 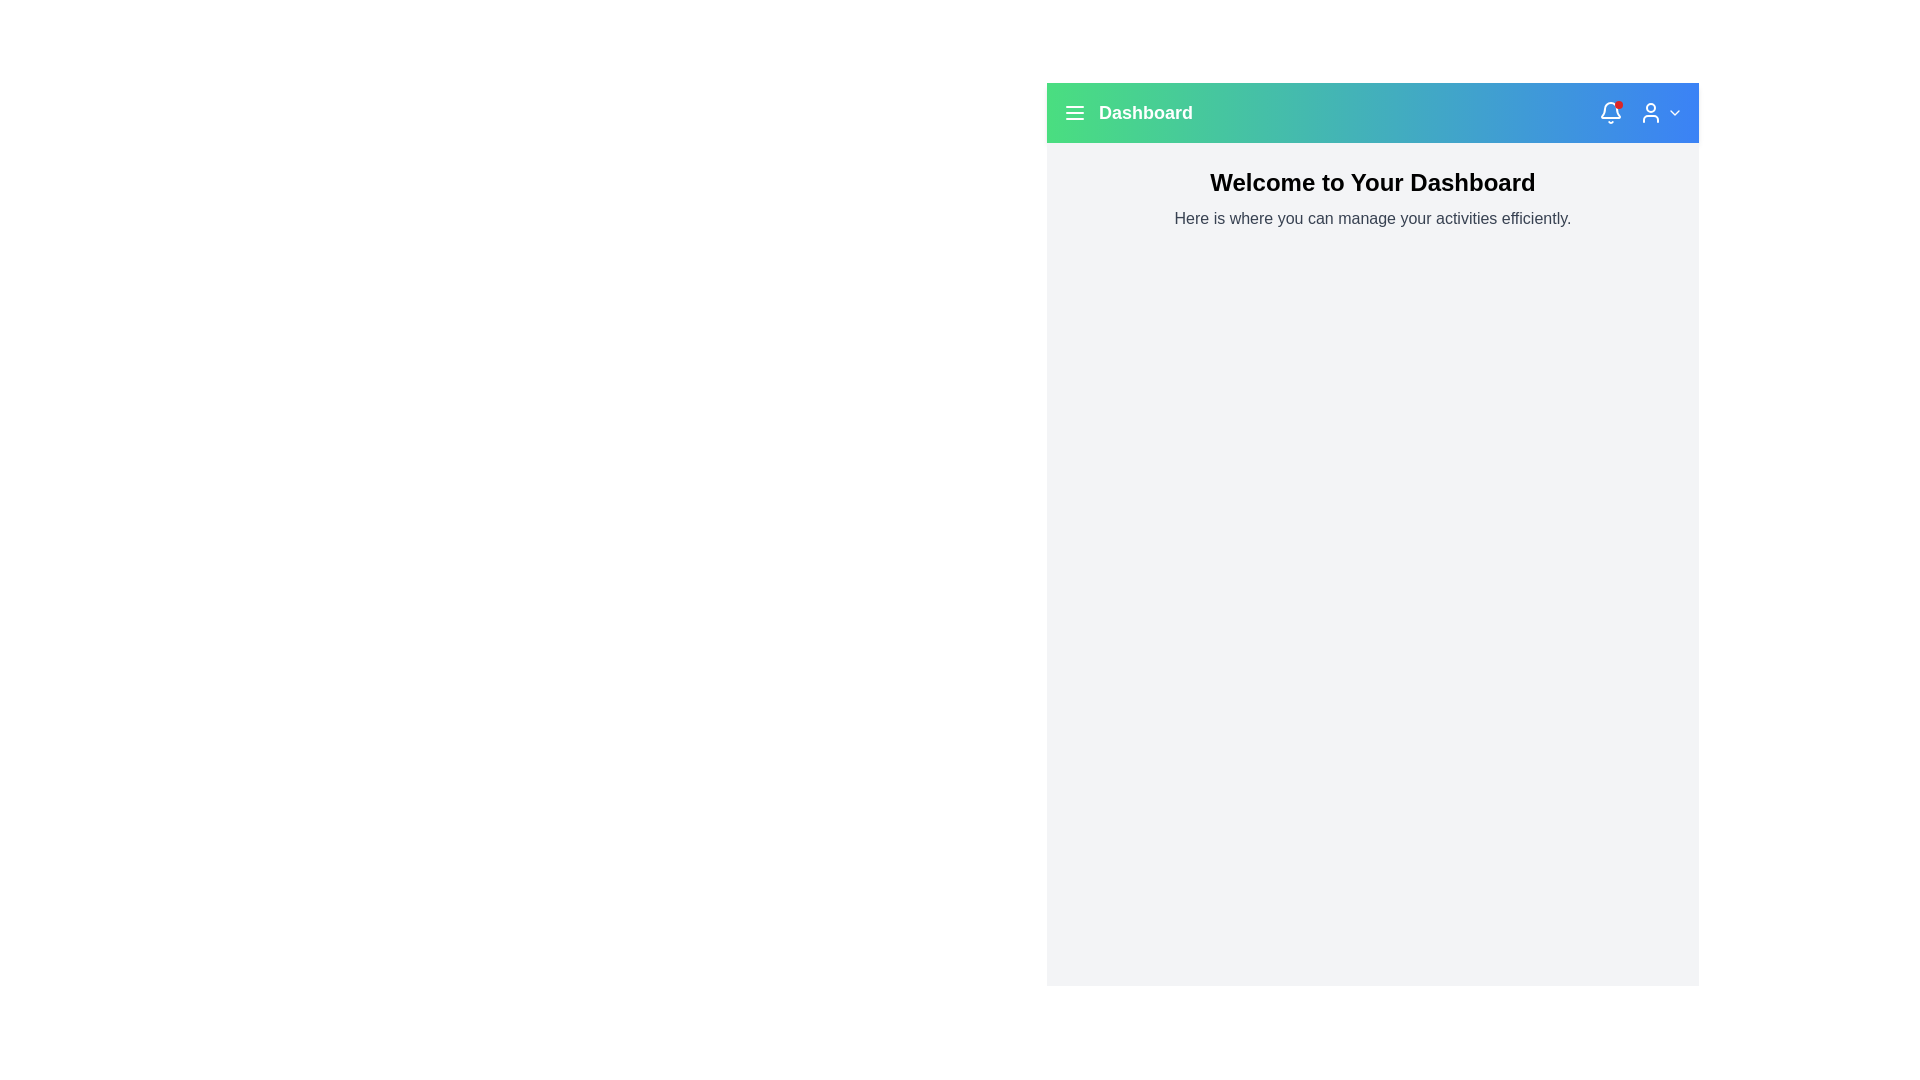 I want to click on the bell icon located at the top-right corner of the application header, so click(x=1611, y=112).